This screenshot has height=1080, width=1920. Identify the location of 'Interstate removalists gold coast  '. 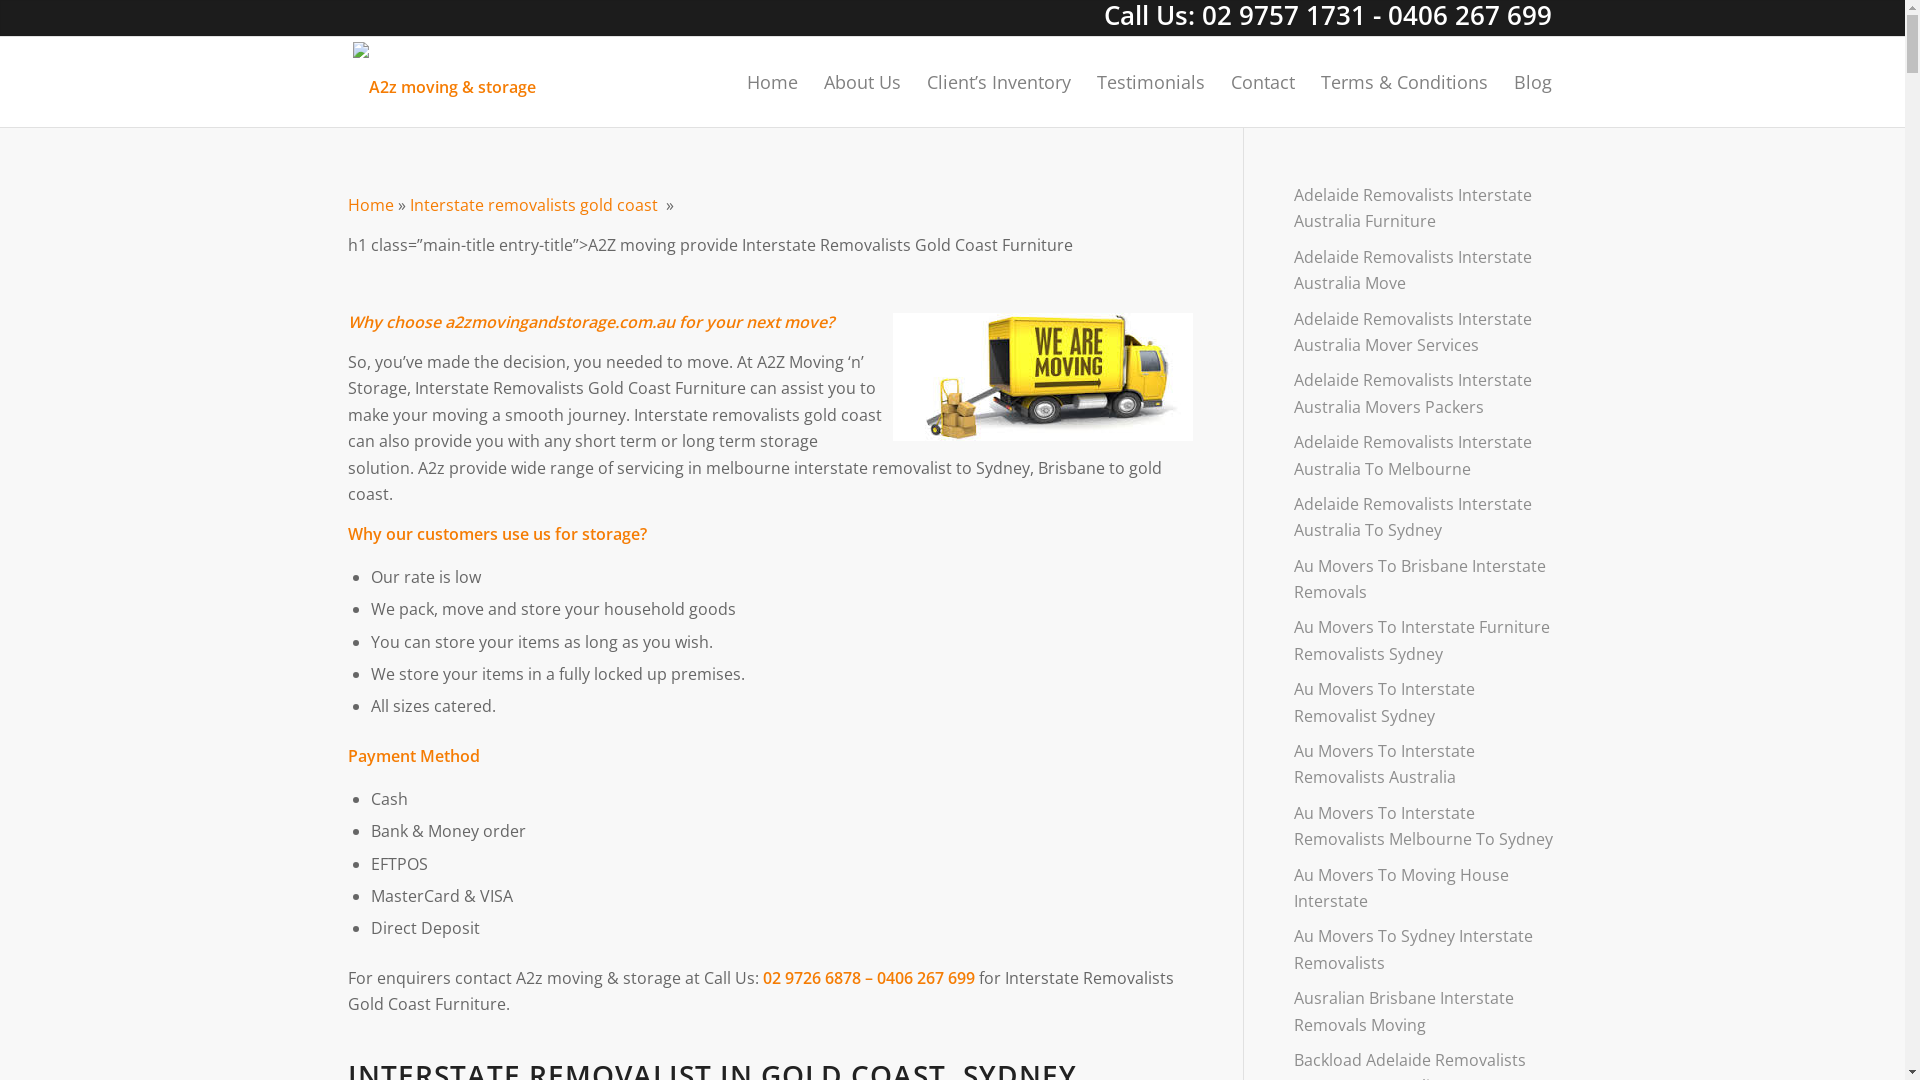
(408, 204).